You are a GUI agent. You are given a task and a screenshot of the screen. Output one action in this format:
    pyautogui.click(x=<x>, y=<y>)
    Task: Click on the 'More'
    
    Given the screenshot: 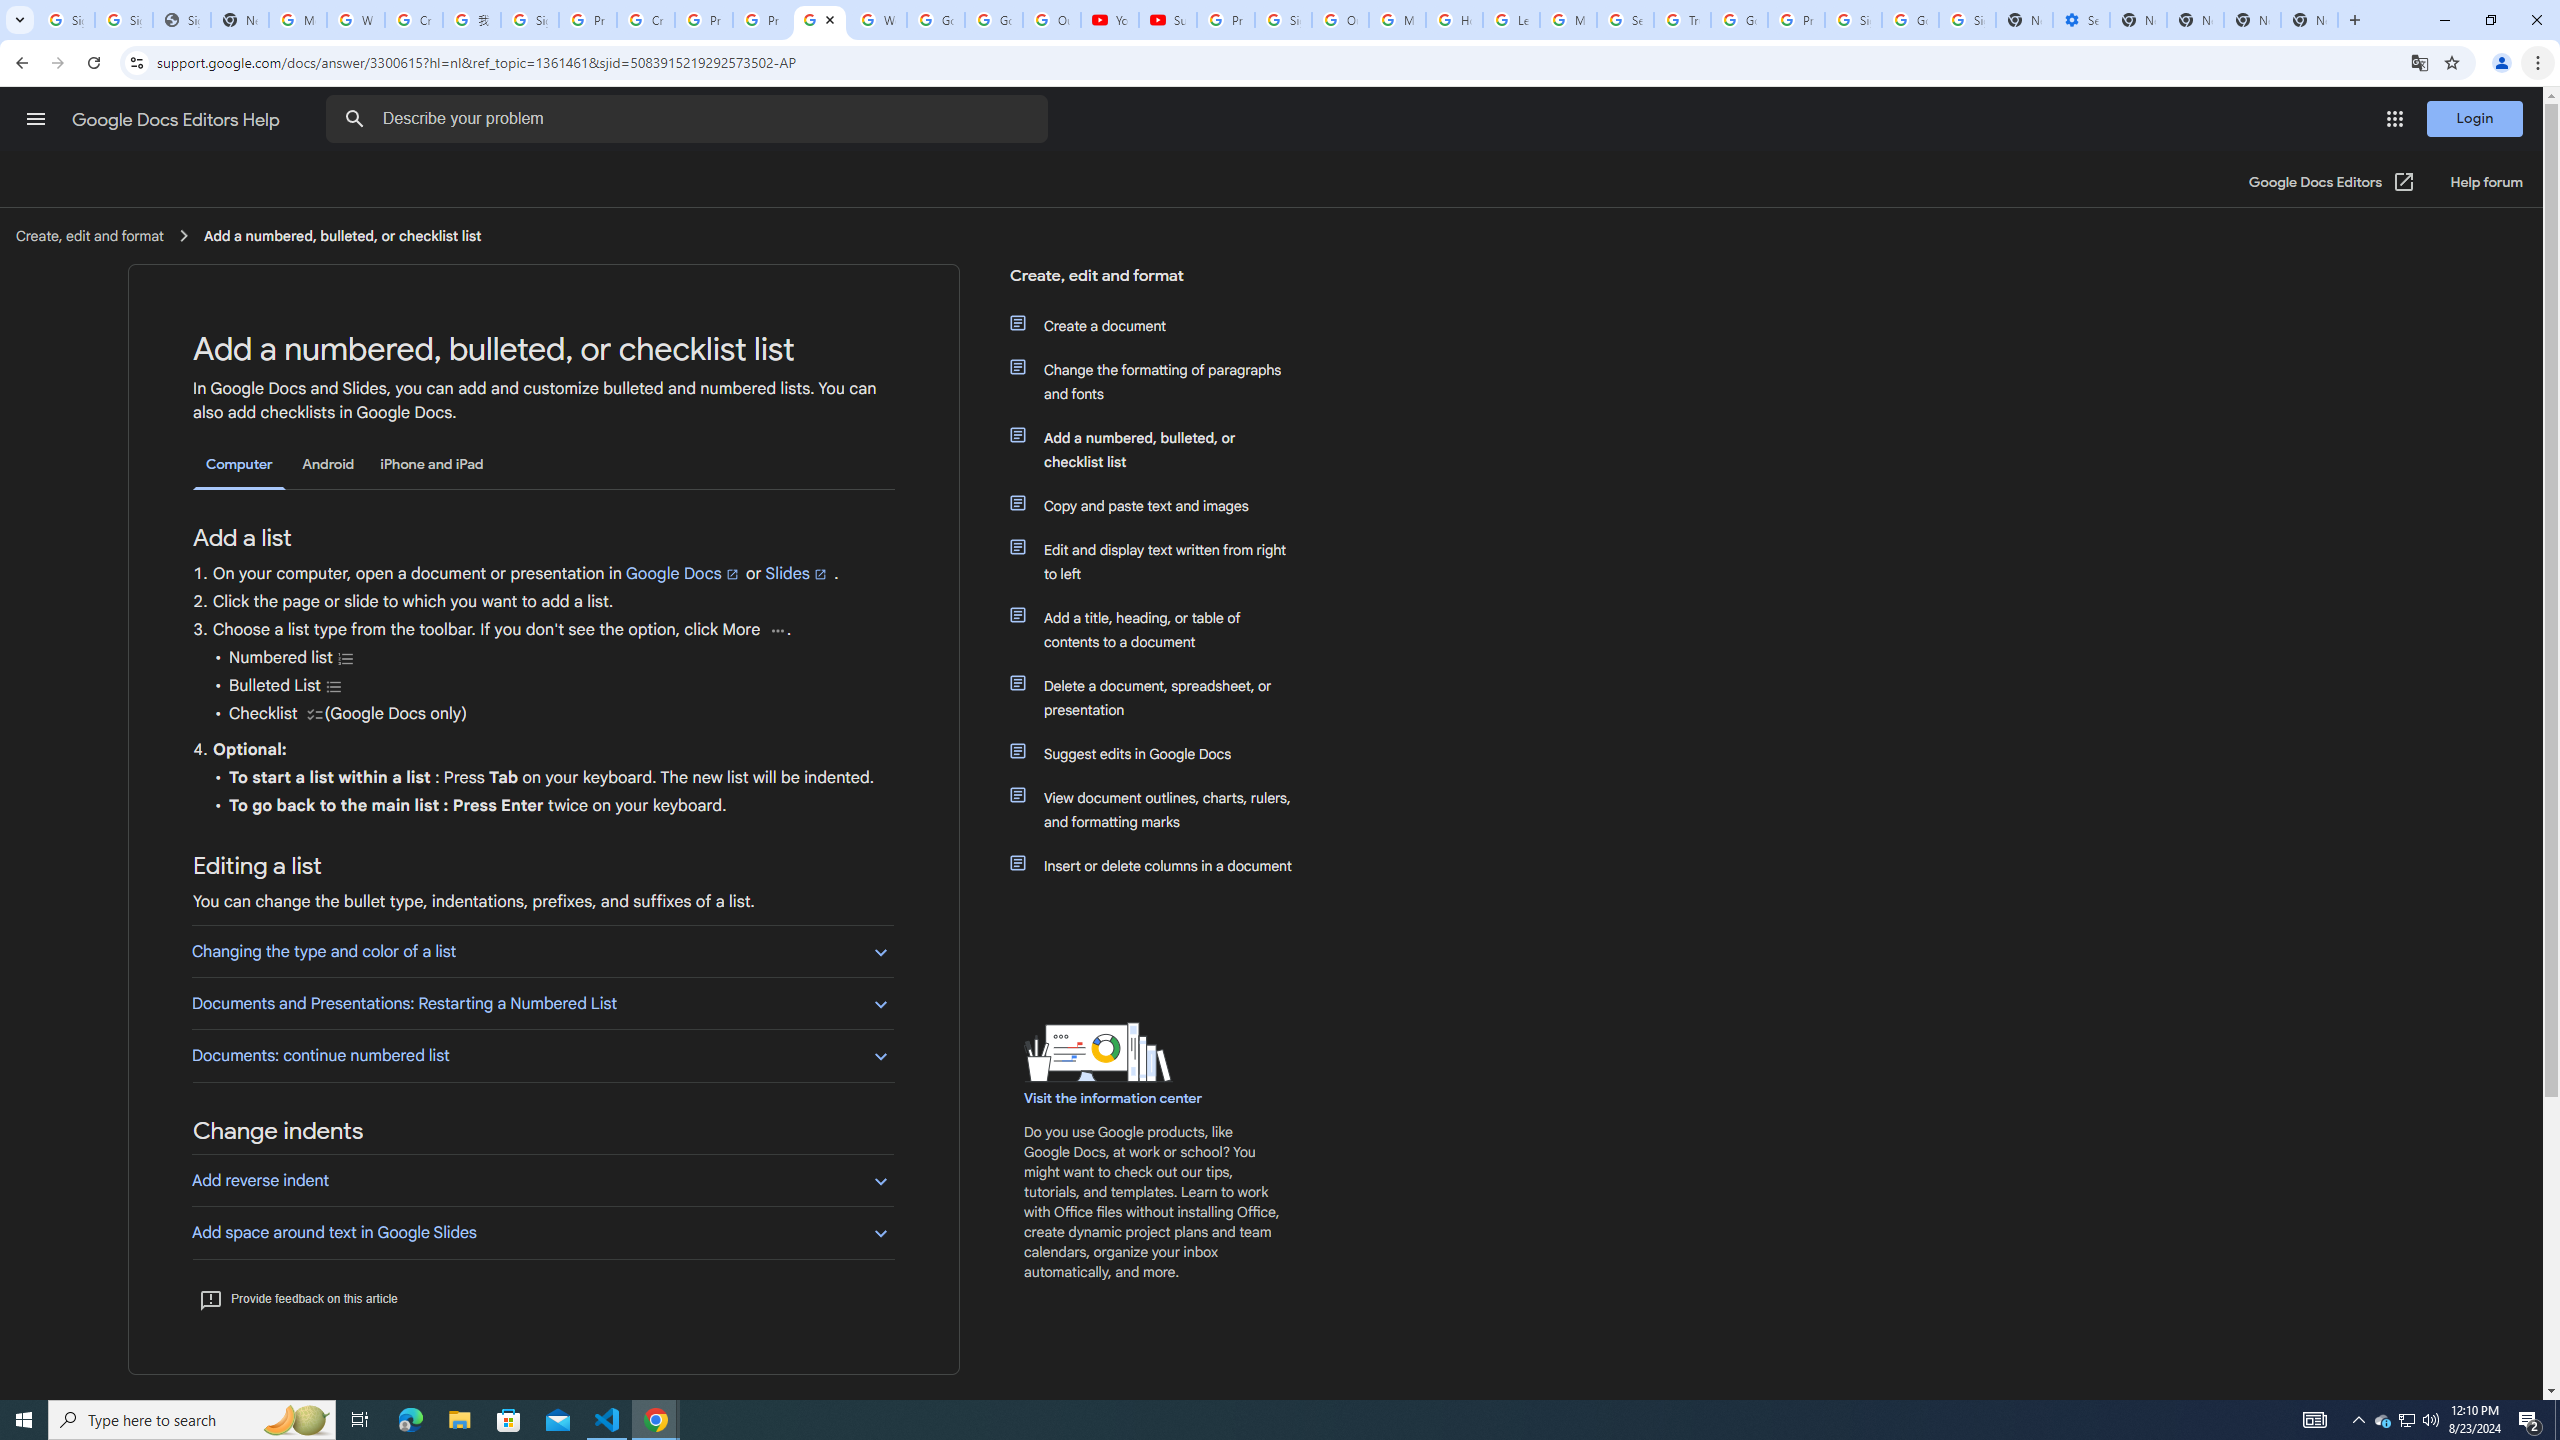 What is the action you would take?
    pyautogui.click(x=775, y=629)
    